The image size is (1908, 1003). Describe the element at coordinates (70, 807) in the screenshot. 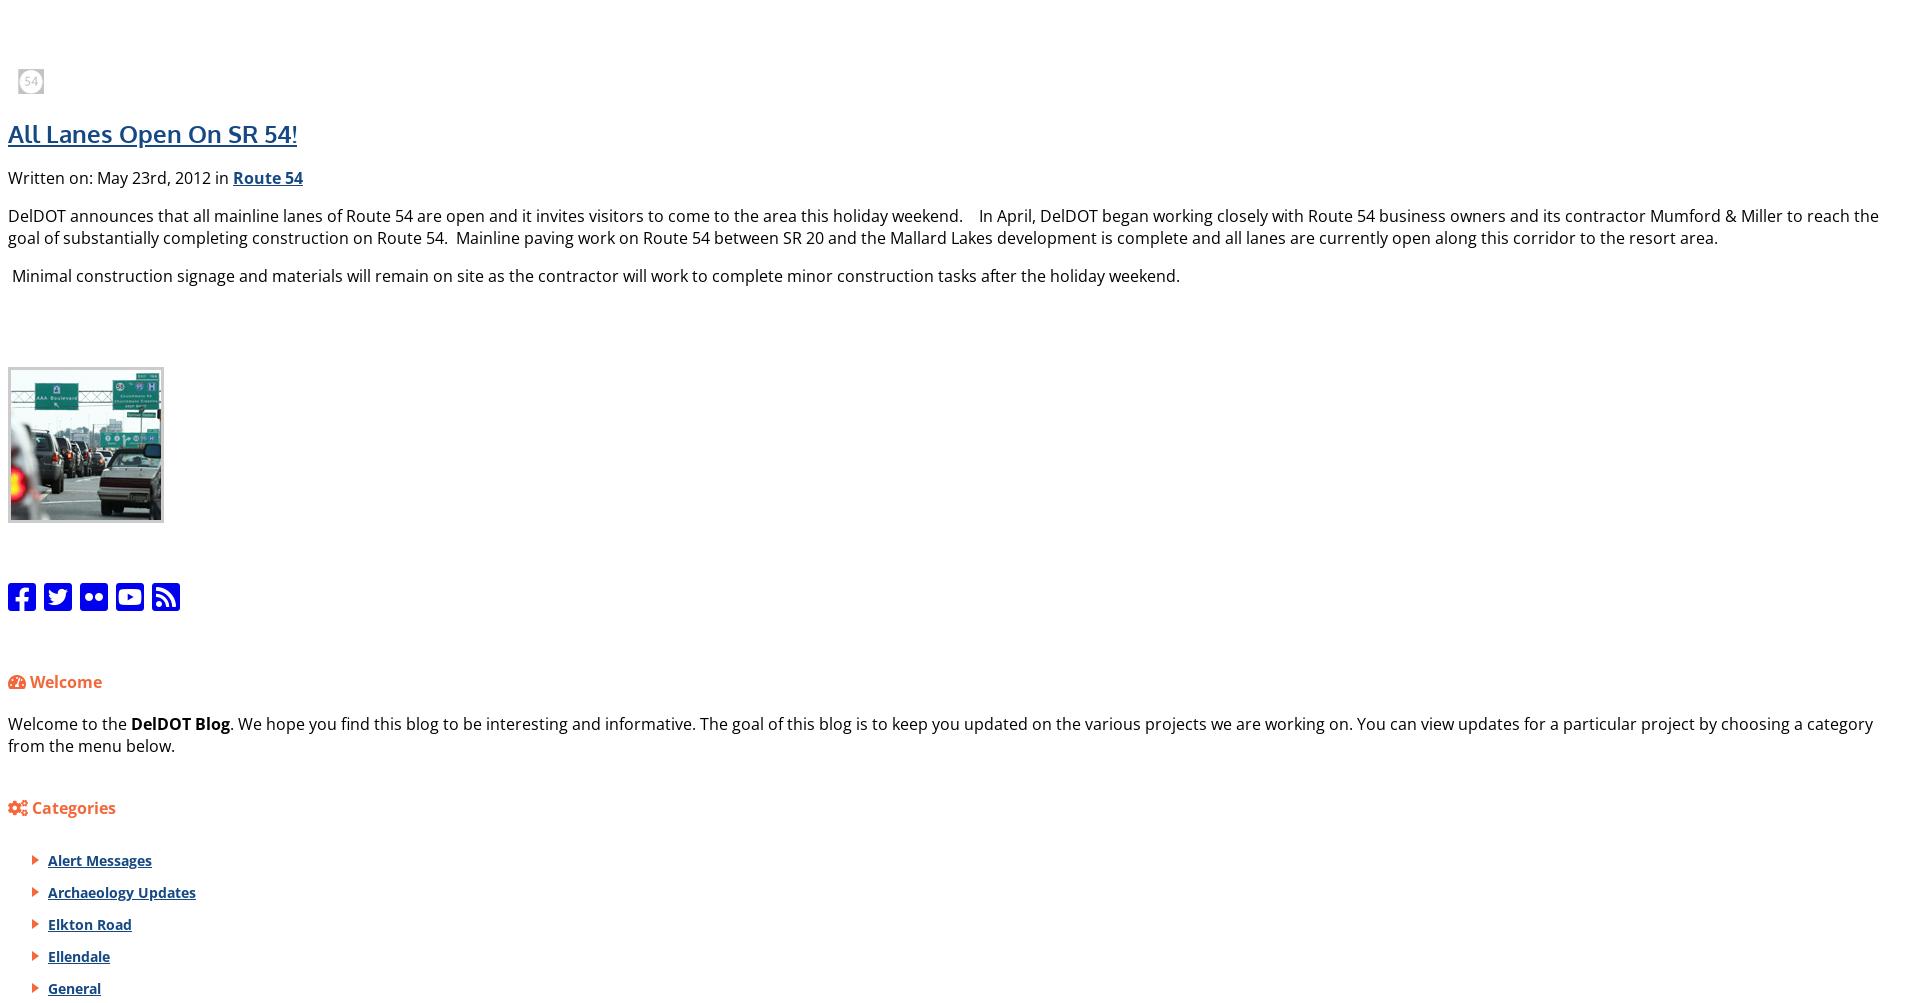

I see `'Categories'` at that location.